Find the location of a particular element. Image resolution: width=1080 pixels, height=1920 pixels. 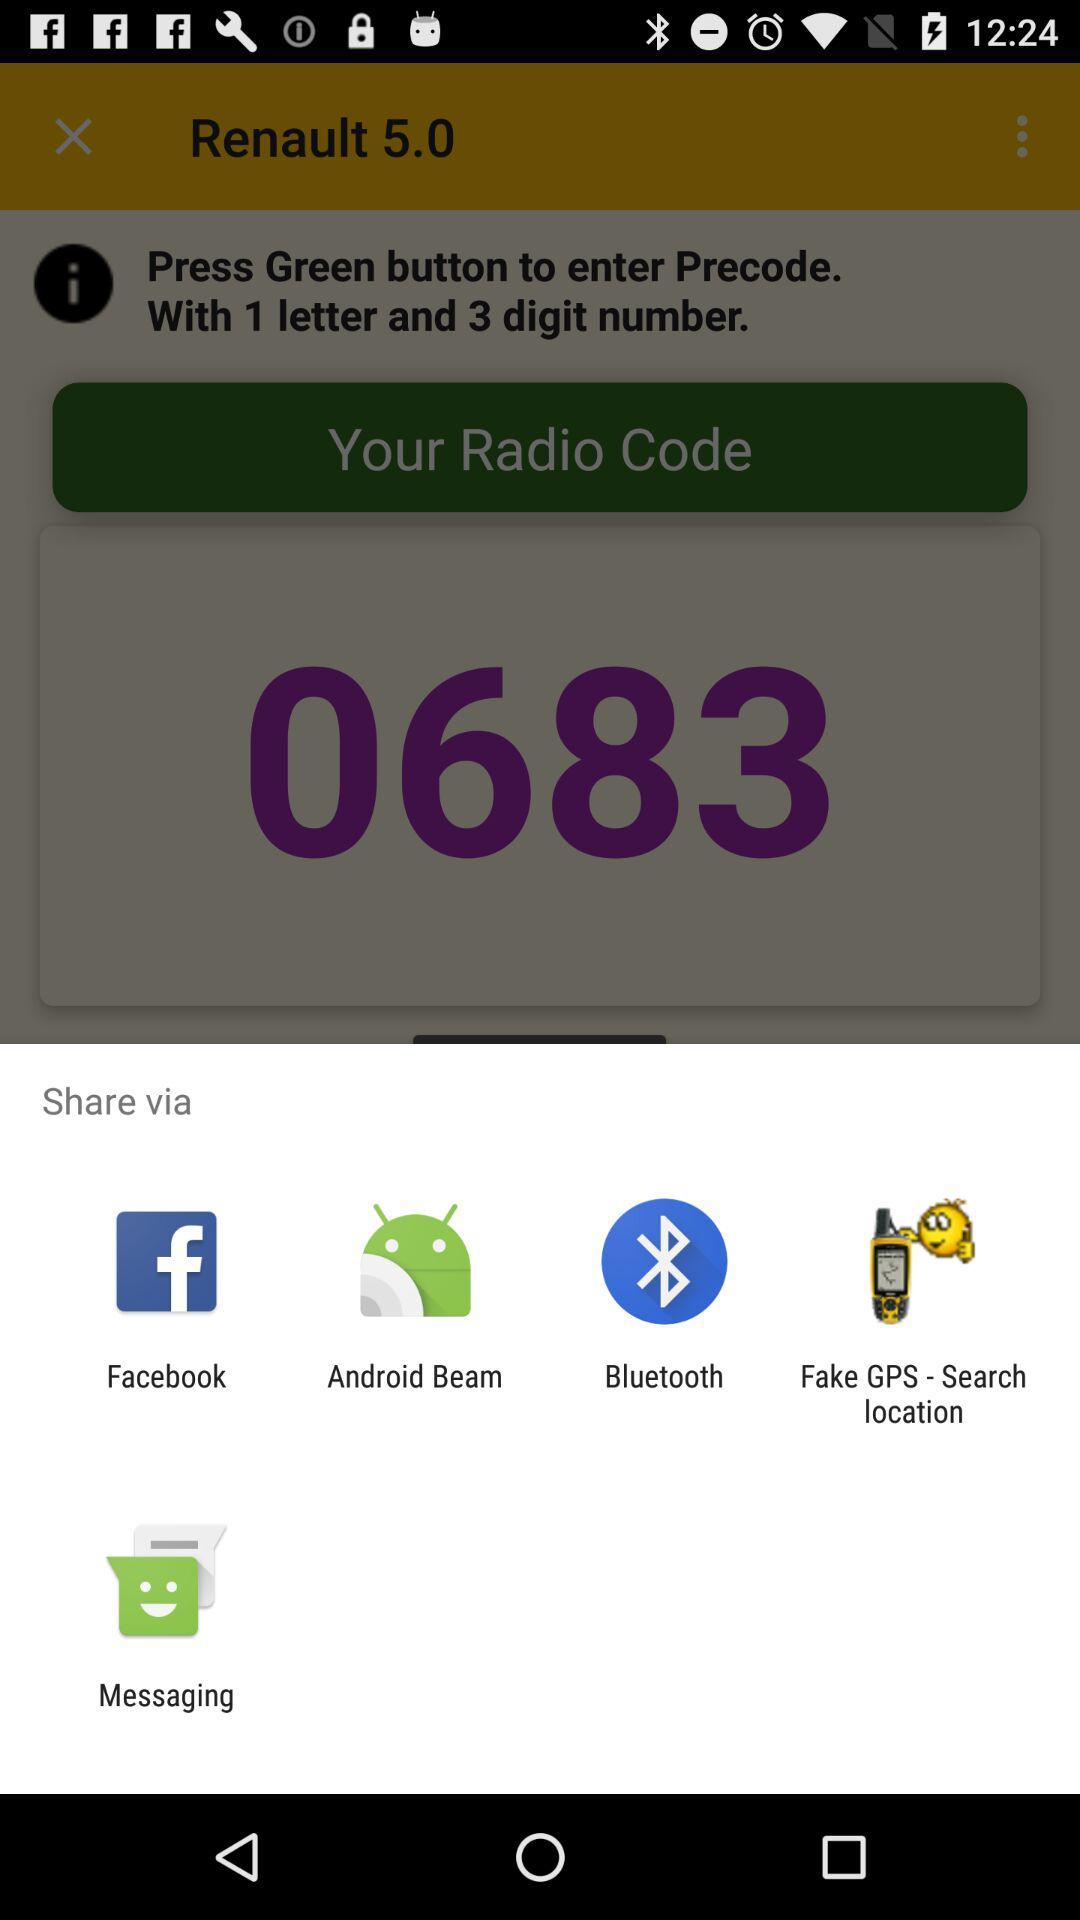

icon next to bluetooth app is located at coordinates (913, 1392).